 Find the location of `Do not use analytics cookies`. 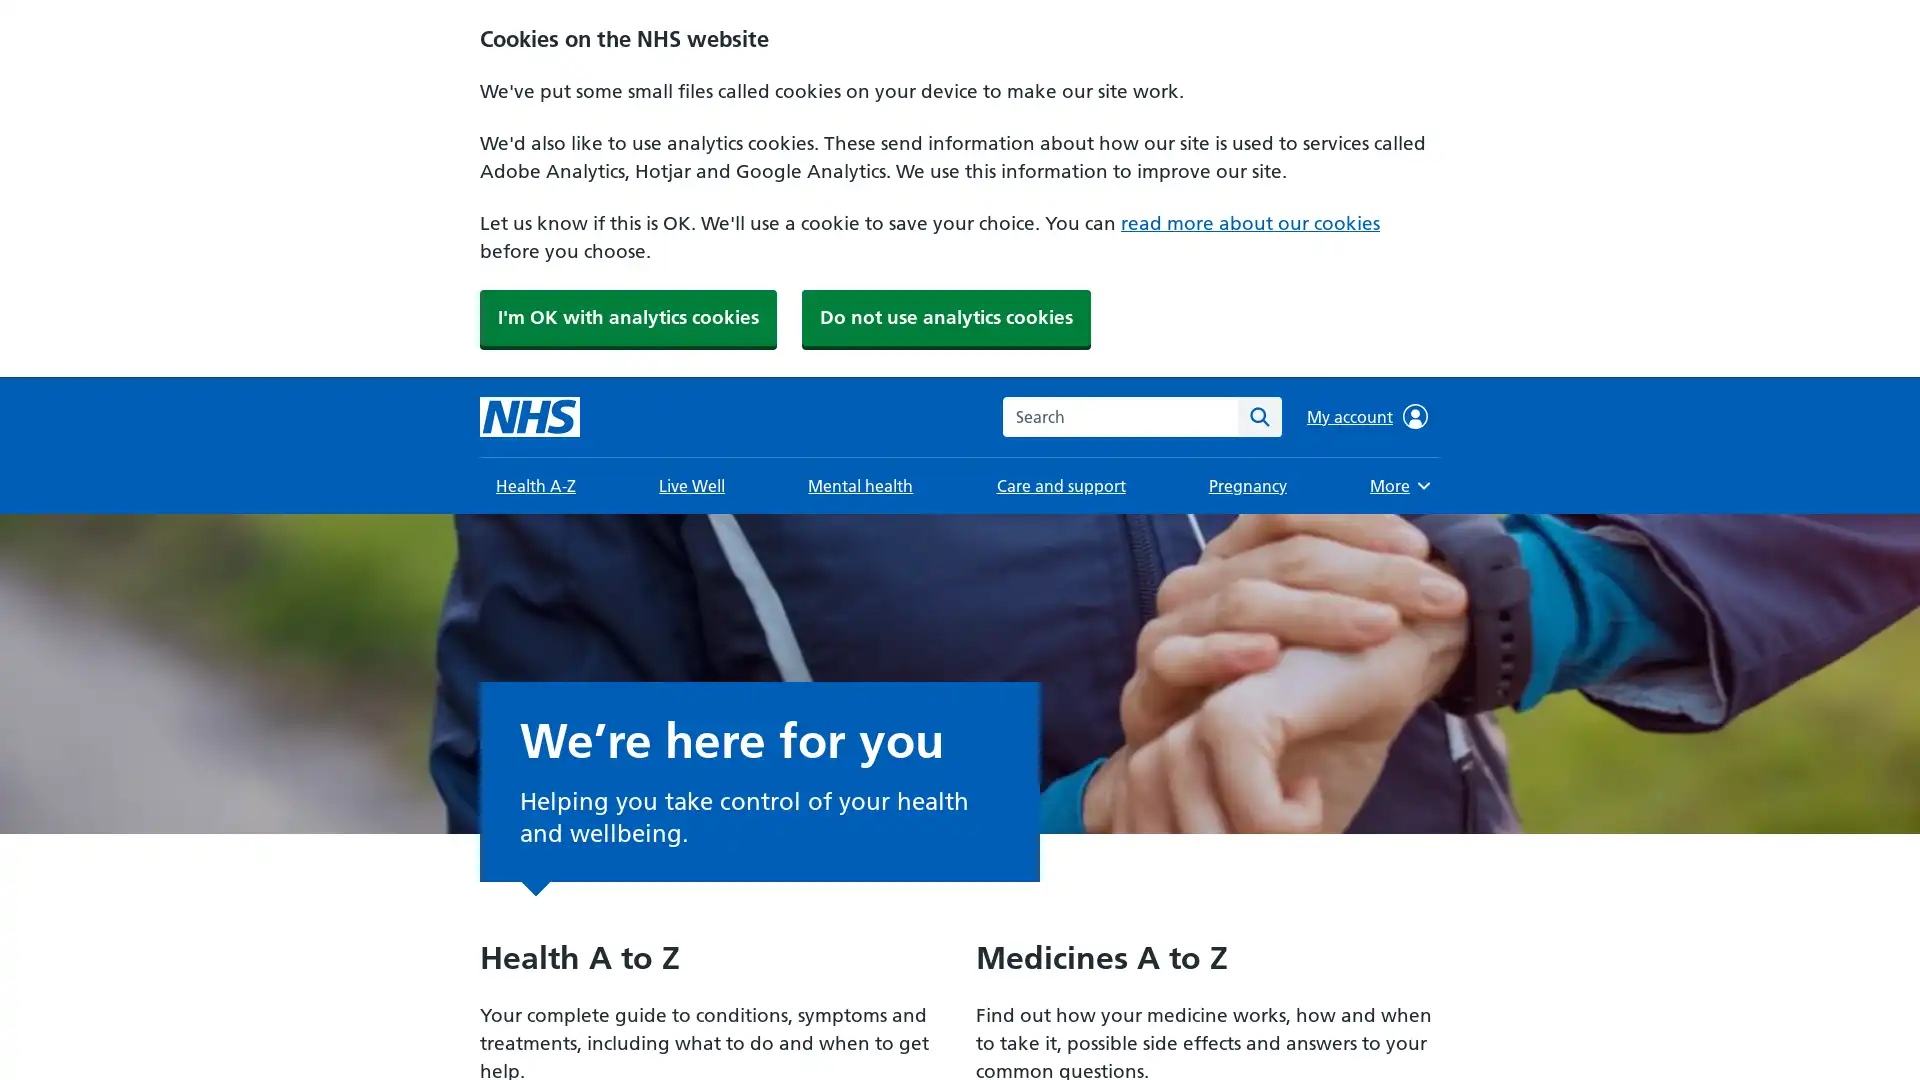

Do not use analytics cookies is located at coordinates (945, 316).